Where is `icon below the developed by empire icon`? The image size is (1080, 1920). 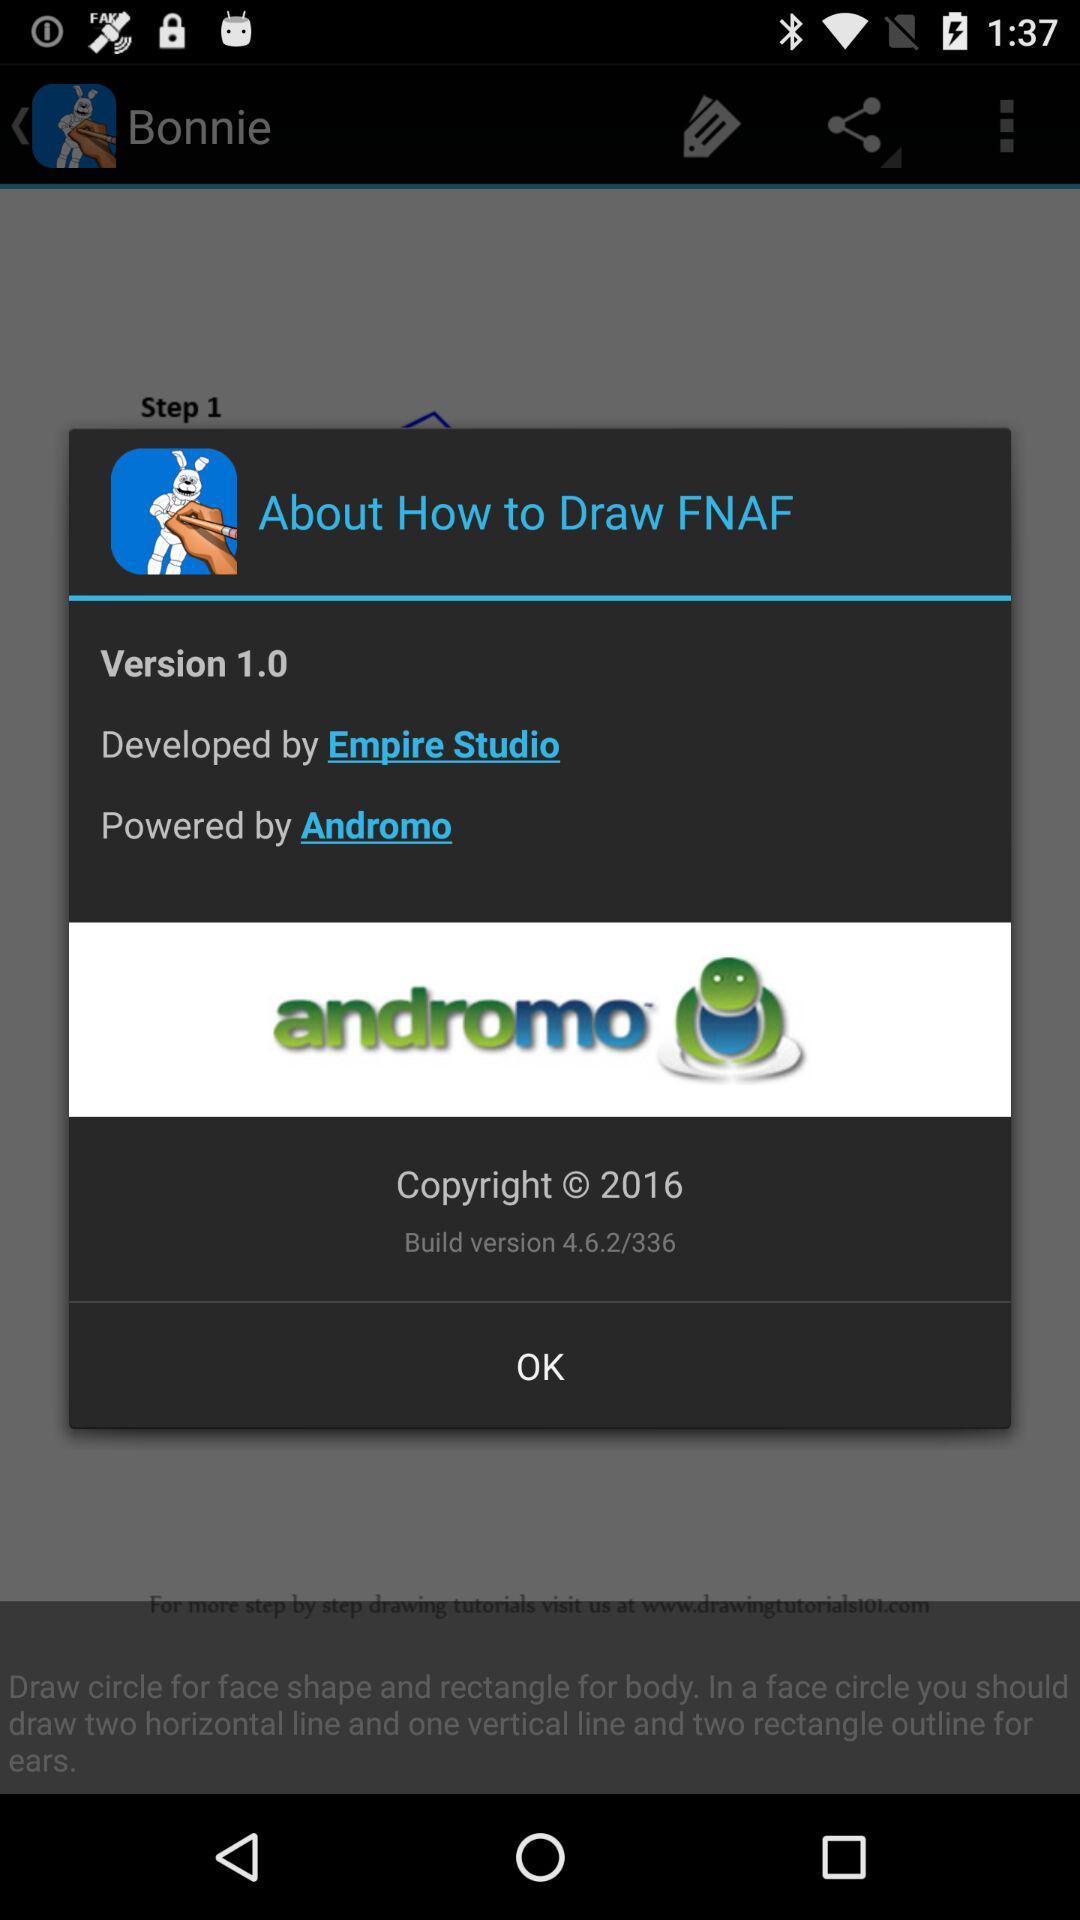 icon below the developed by empire icon is located at coordinates (540, 840).